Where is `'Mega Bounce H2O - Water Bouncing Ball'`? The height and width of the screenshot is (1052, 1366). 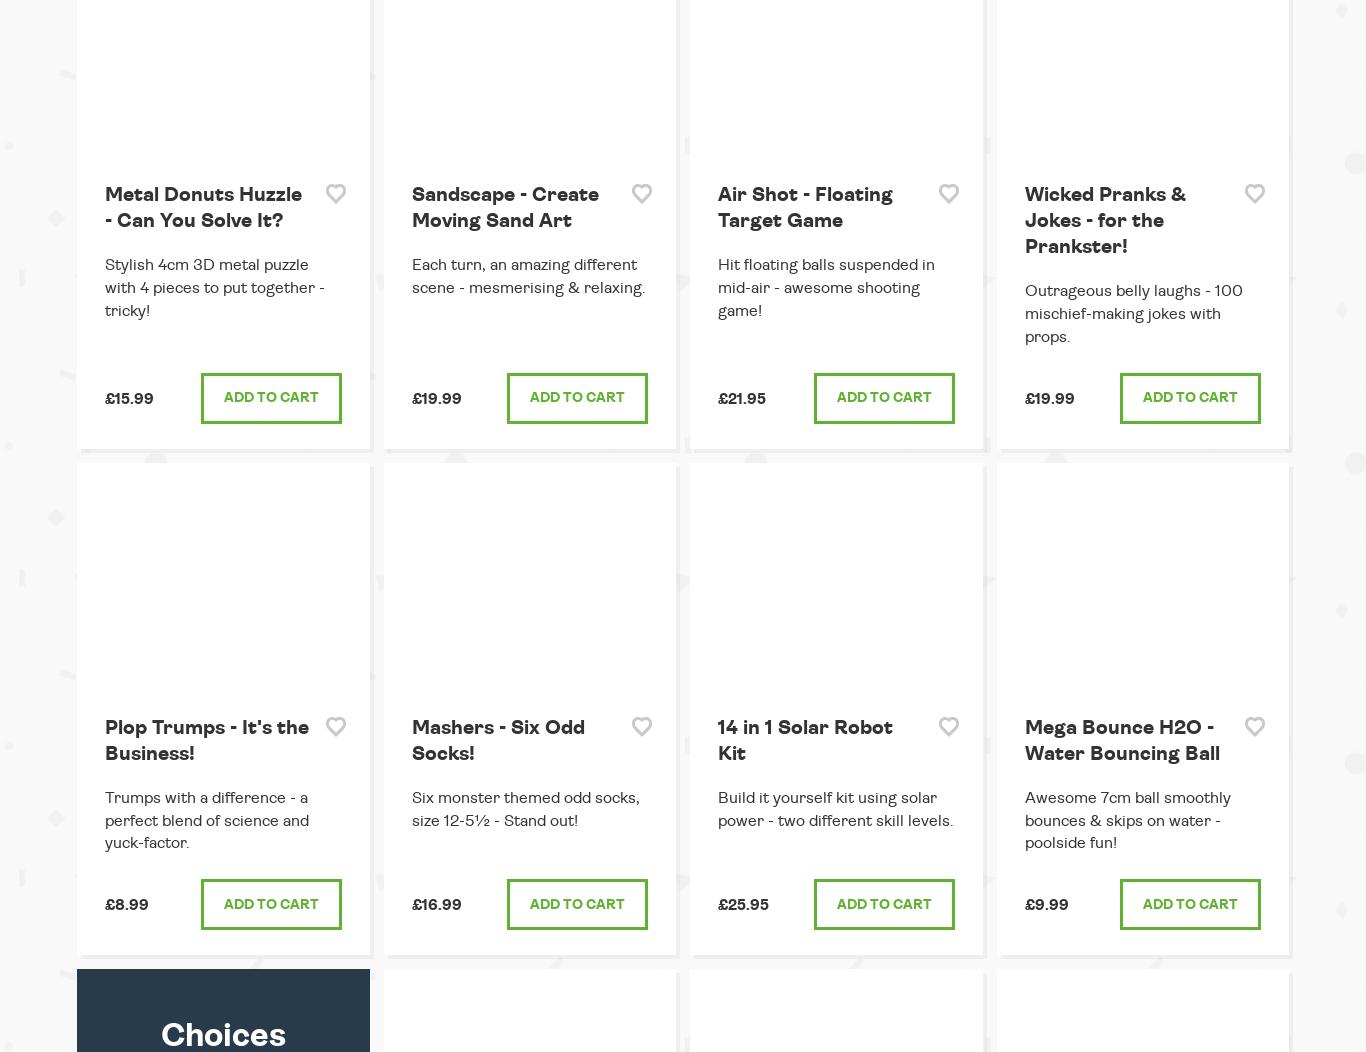
'Mega Bounce H2O - Water Bouncing Ball' is located at coordinates (1120, 739).